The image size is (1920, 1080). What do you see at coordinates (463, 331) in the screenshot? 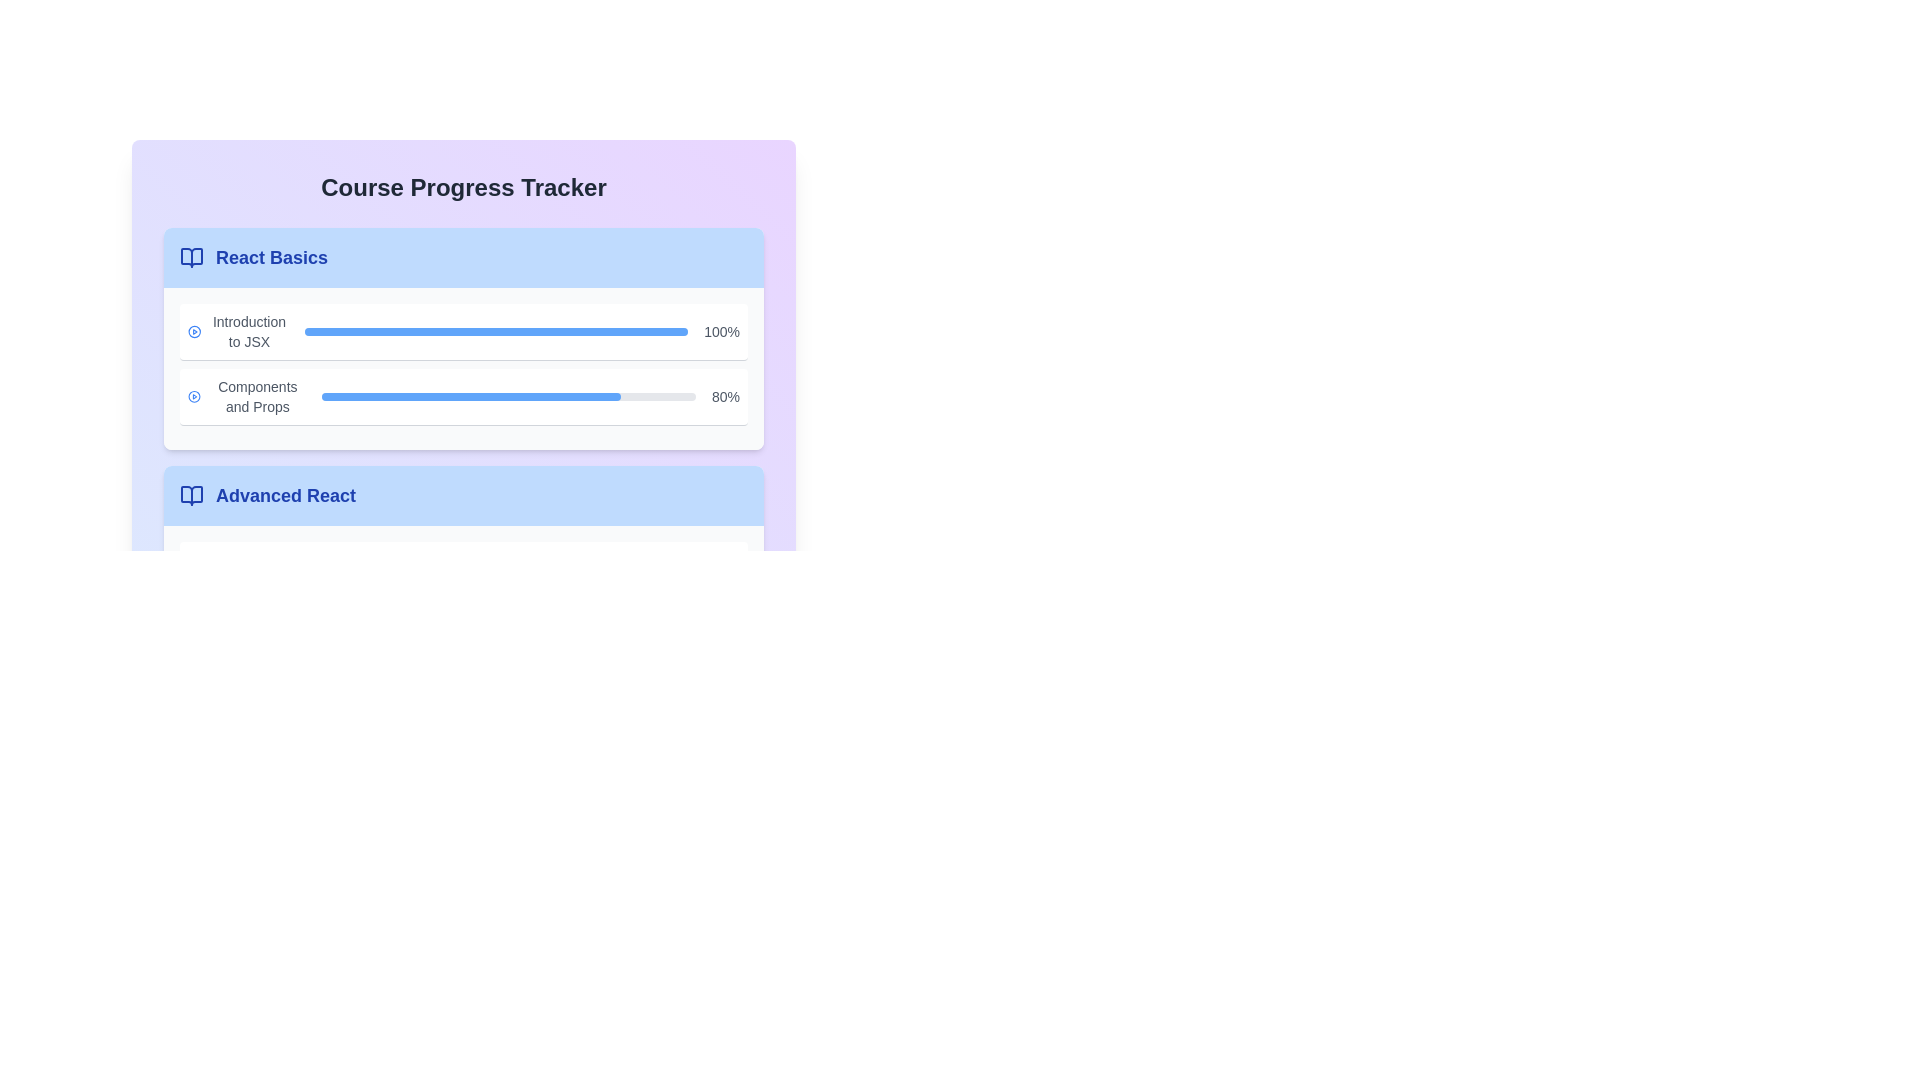
I see `the Progress Tracker Segment displaying 'Introduction to JSX' with a blue circular play icon and a filled blue progress bar indicating 100% completion` at bounding box center [463, 331].